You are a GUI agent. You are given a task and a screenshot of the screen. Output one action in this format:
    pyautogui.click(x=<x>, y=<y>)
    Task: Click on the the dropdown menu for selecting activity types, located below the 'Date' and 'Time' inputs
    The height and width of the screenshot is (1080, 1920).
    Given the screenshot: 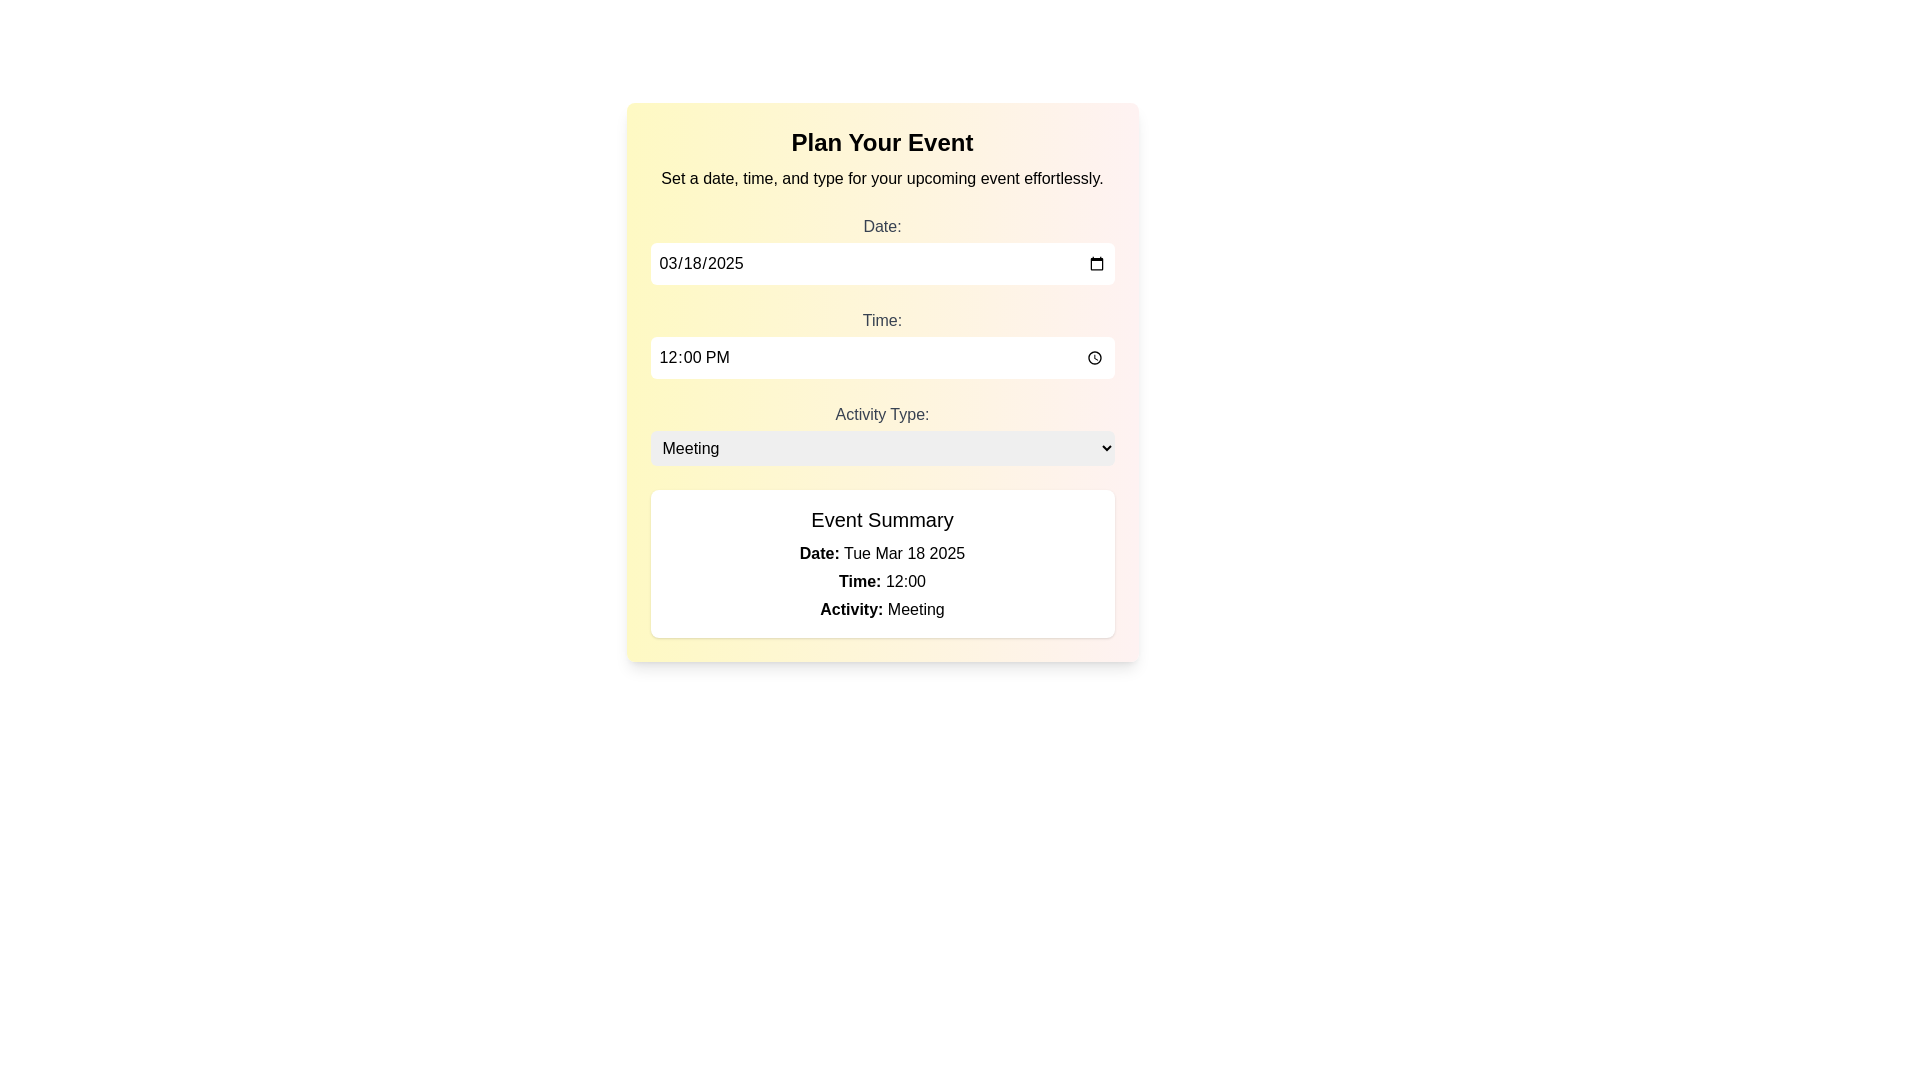 What is the action you would take?
    pyautogui.click(x=881, y=433)
    